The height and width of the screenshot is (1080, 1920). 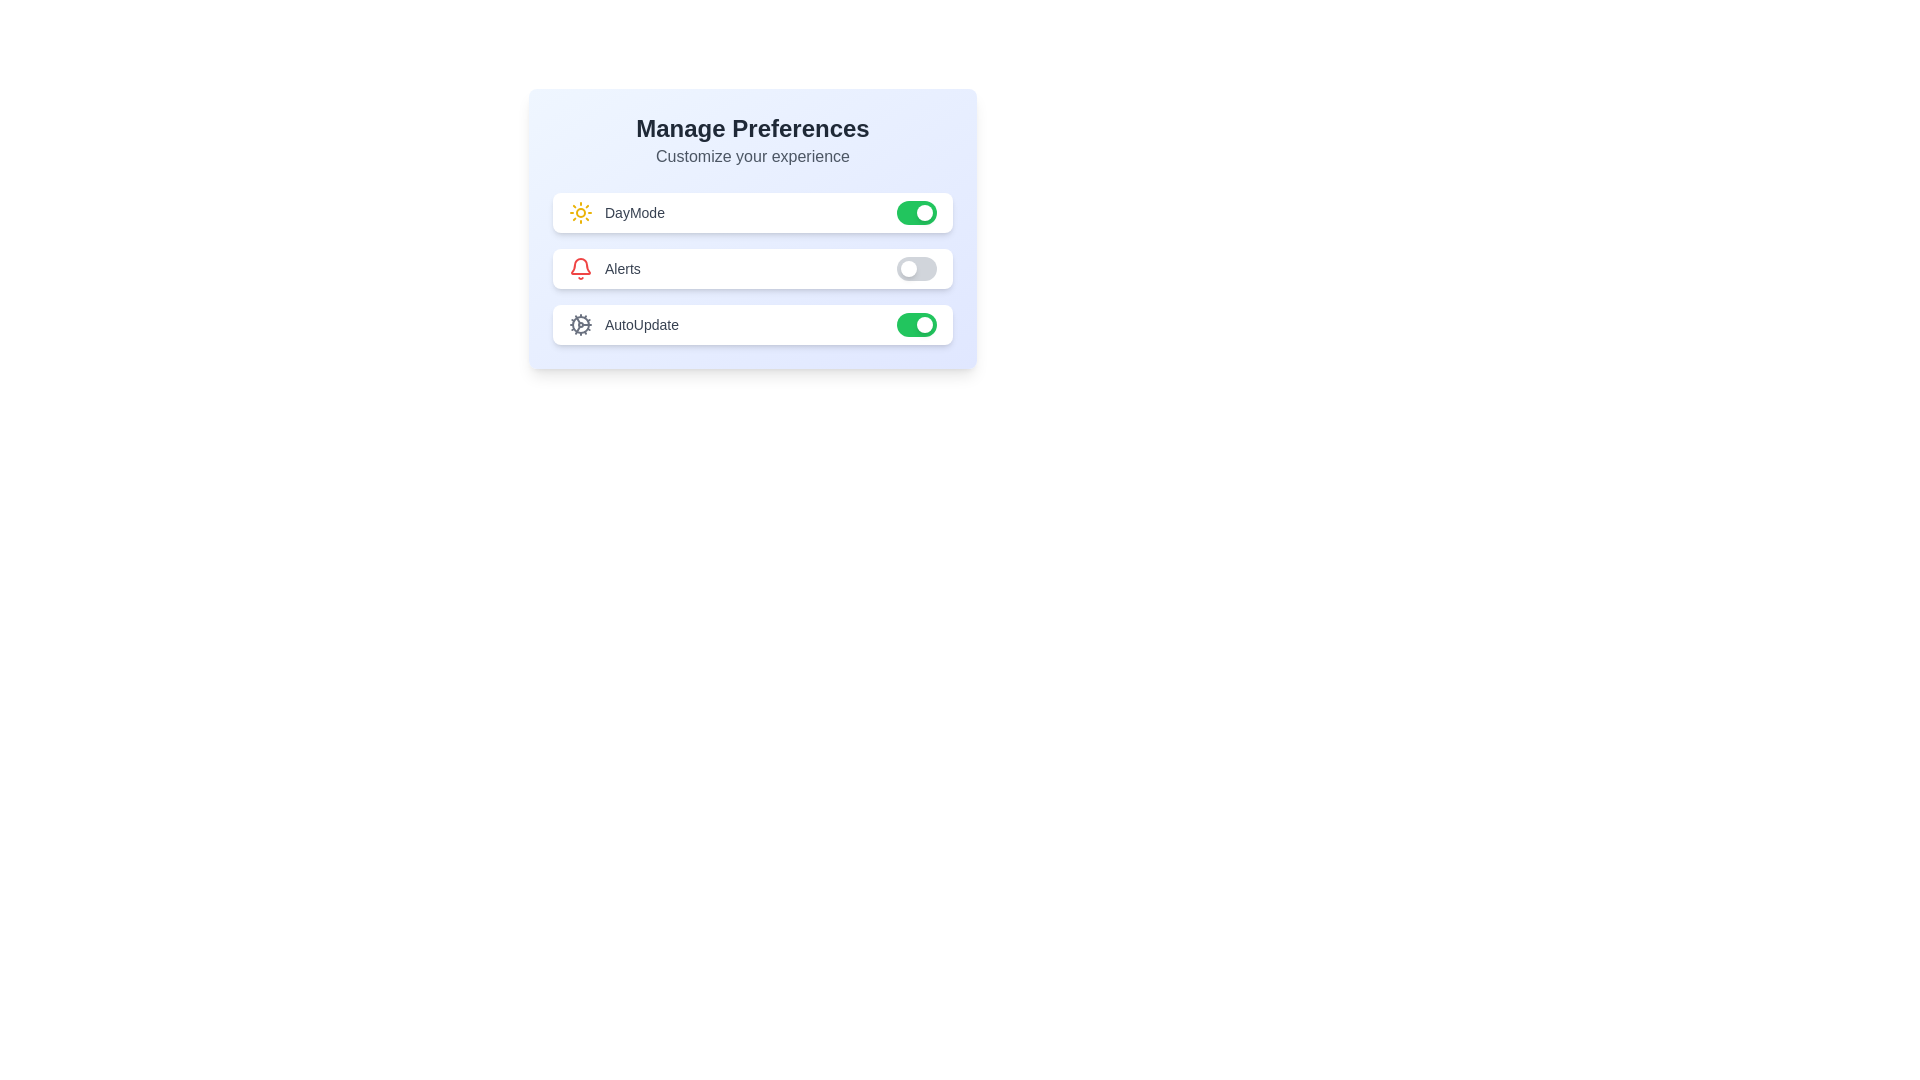 What do you see at coordinates (579, 212) in the screenshot?
I see `the sun-shaped icon located left of the 'DayMode' text in the Manage Preferences panel, which is the first item in the row` at bounding box center [579, 212].